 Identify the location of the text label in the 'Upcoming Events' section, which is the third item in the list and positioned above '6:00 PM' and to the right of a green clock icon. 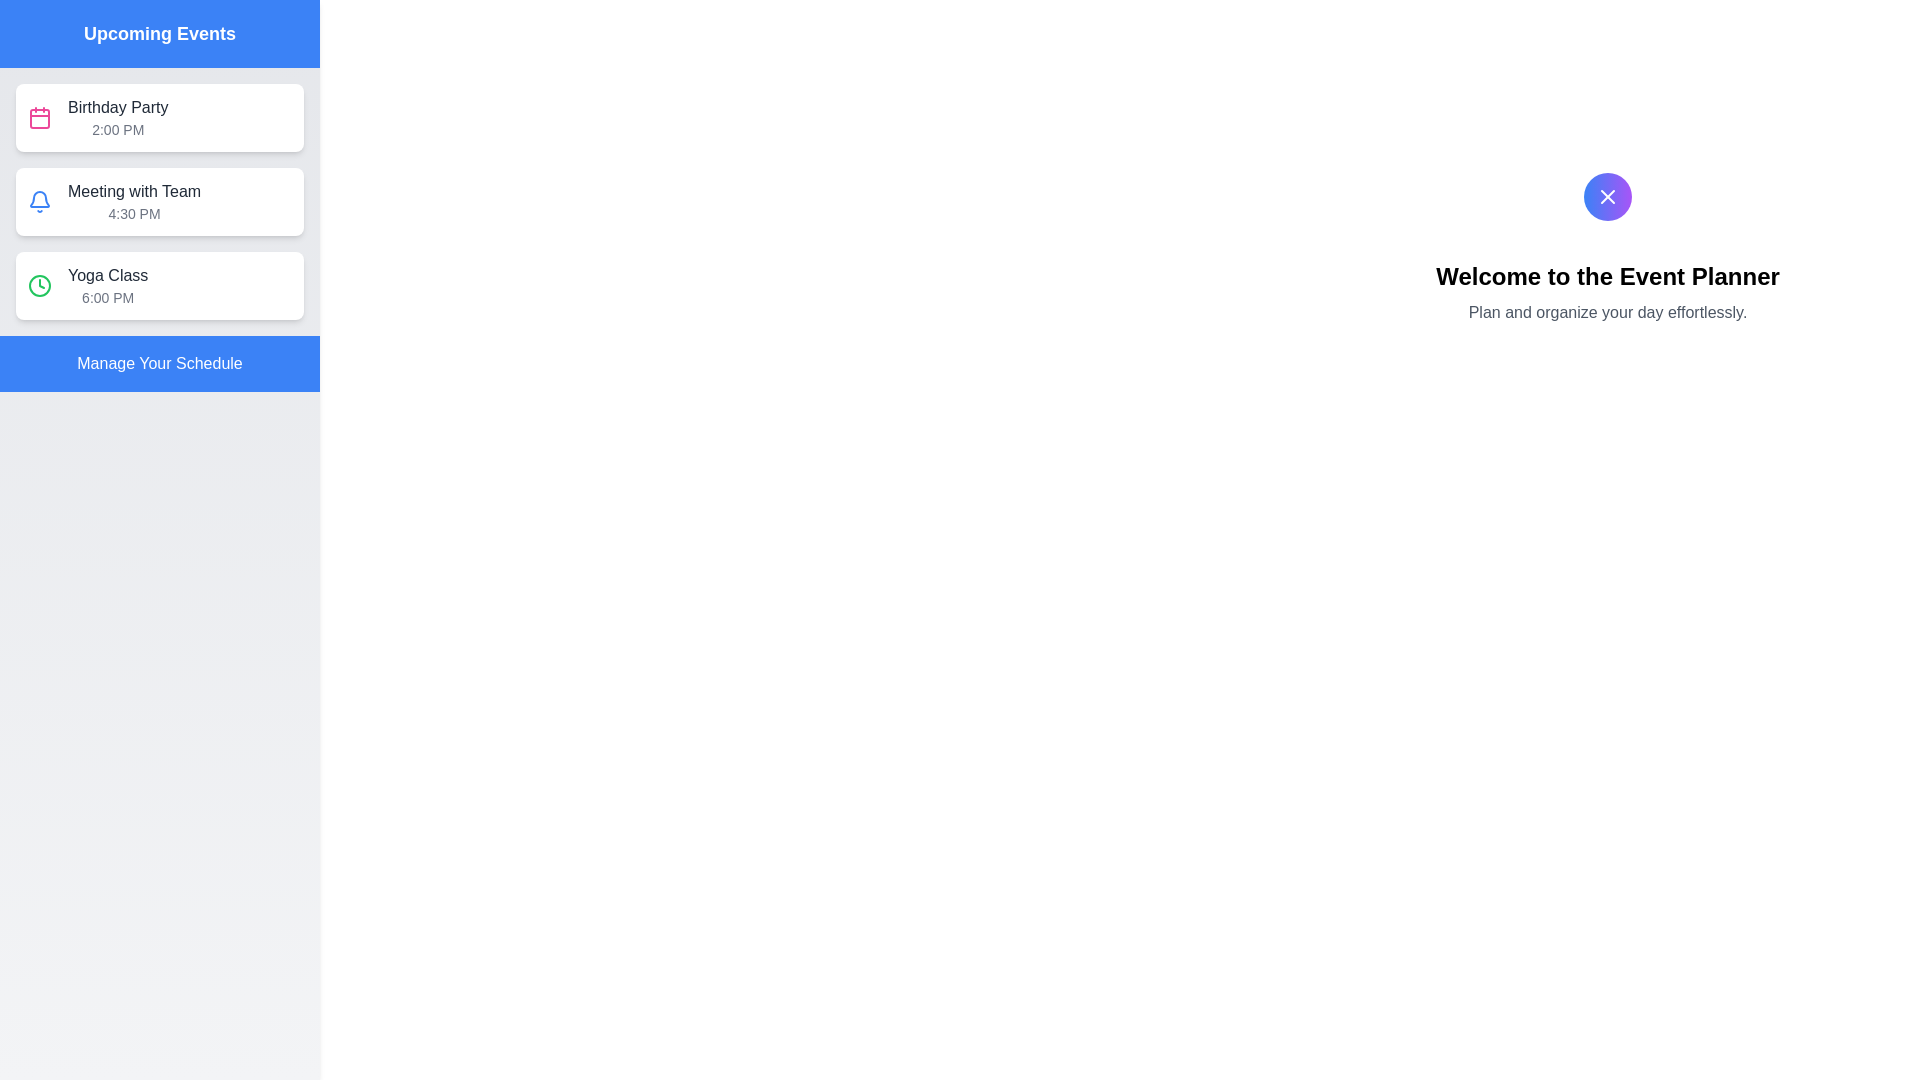
(107, 276).